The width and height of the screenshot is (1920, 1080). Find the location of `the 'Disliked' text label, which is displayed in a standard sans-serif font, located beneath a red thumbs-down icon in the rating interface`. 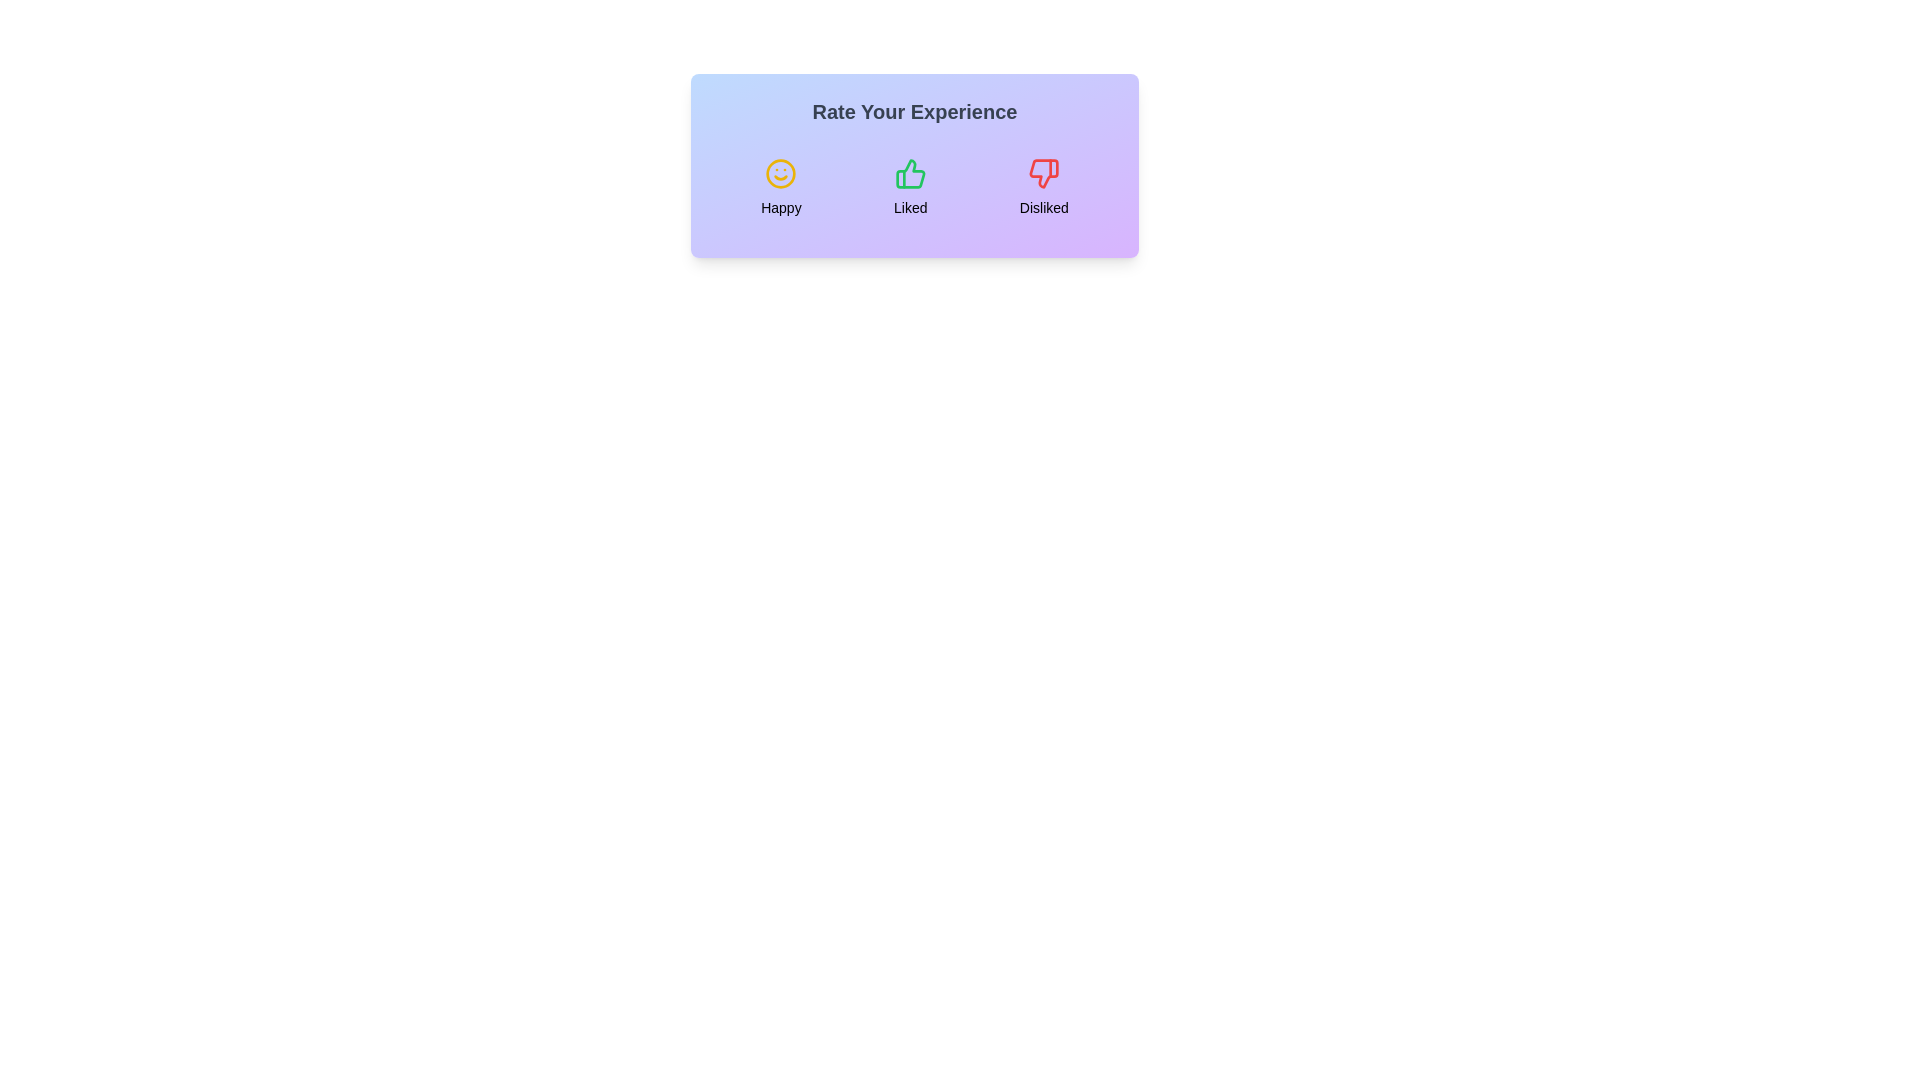

the 'Disliked' text label, which is displayed in a standard sans-serif font, located beneath a red thumbs-down icon in the rating interface is located at coordinates (1043, 208).